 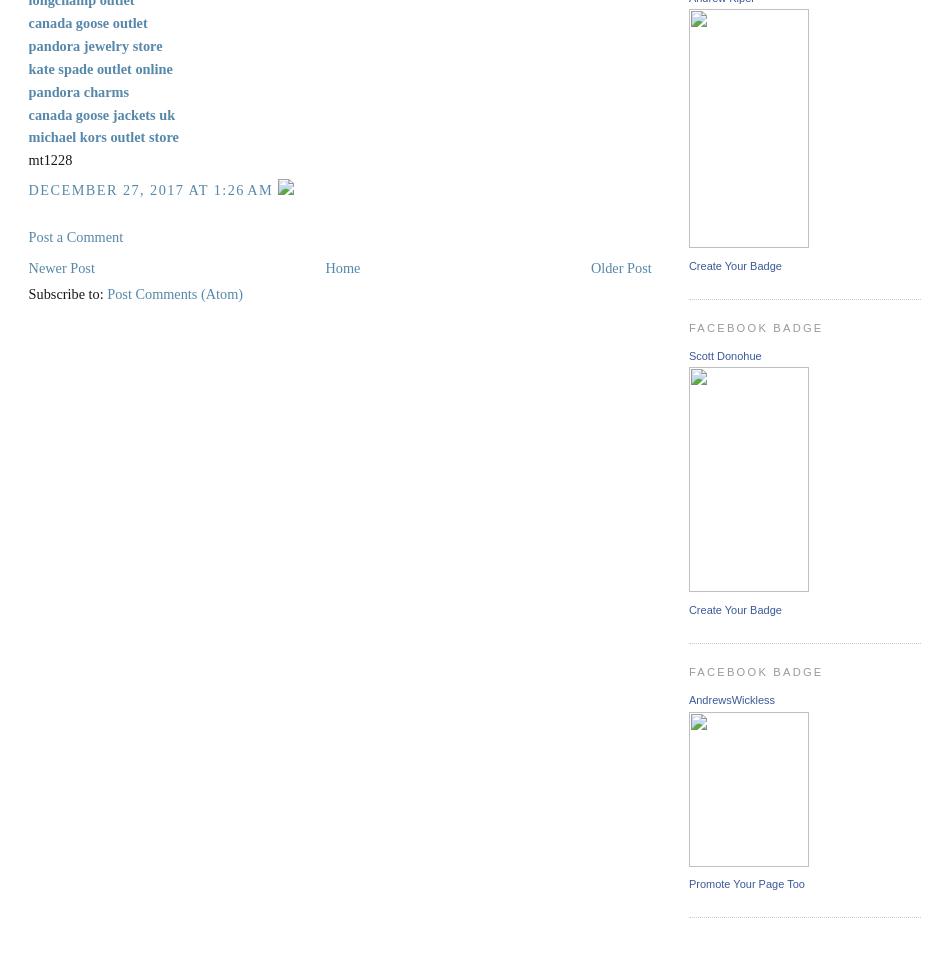 I want to click on 'Newer Post', so click(x=60, y=268).